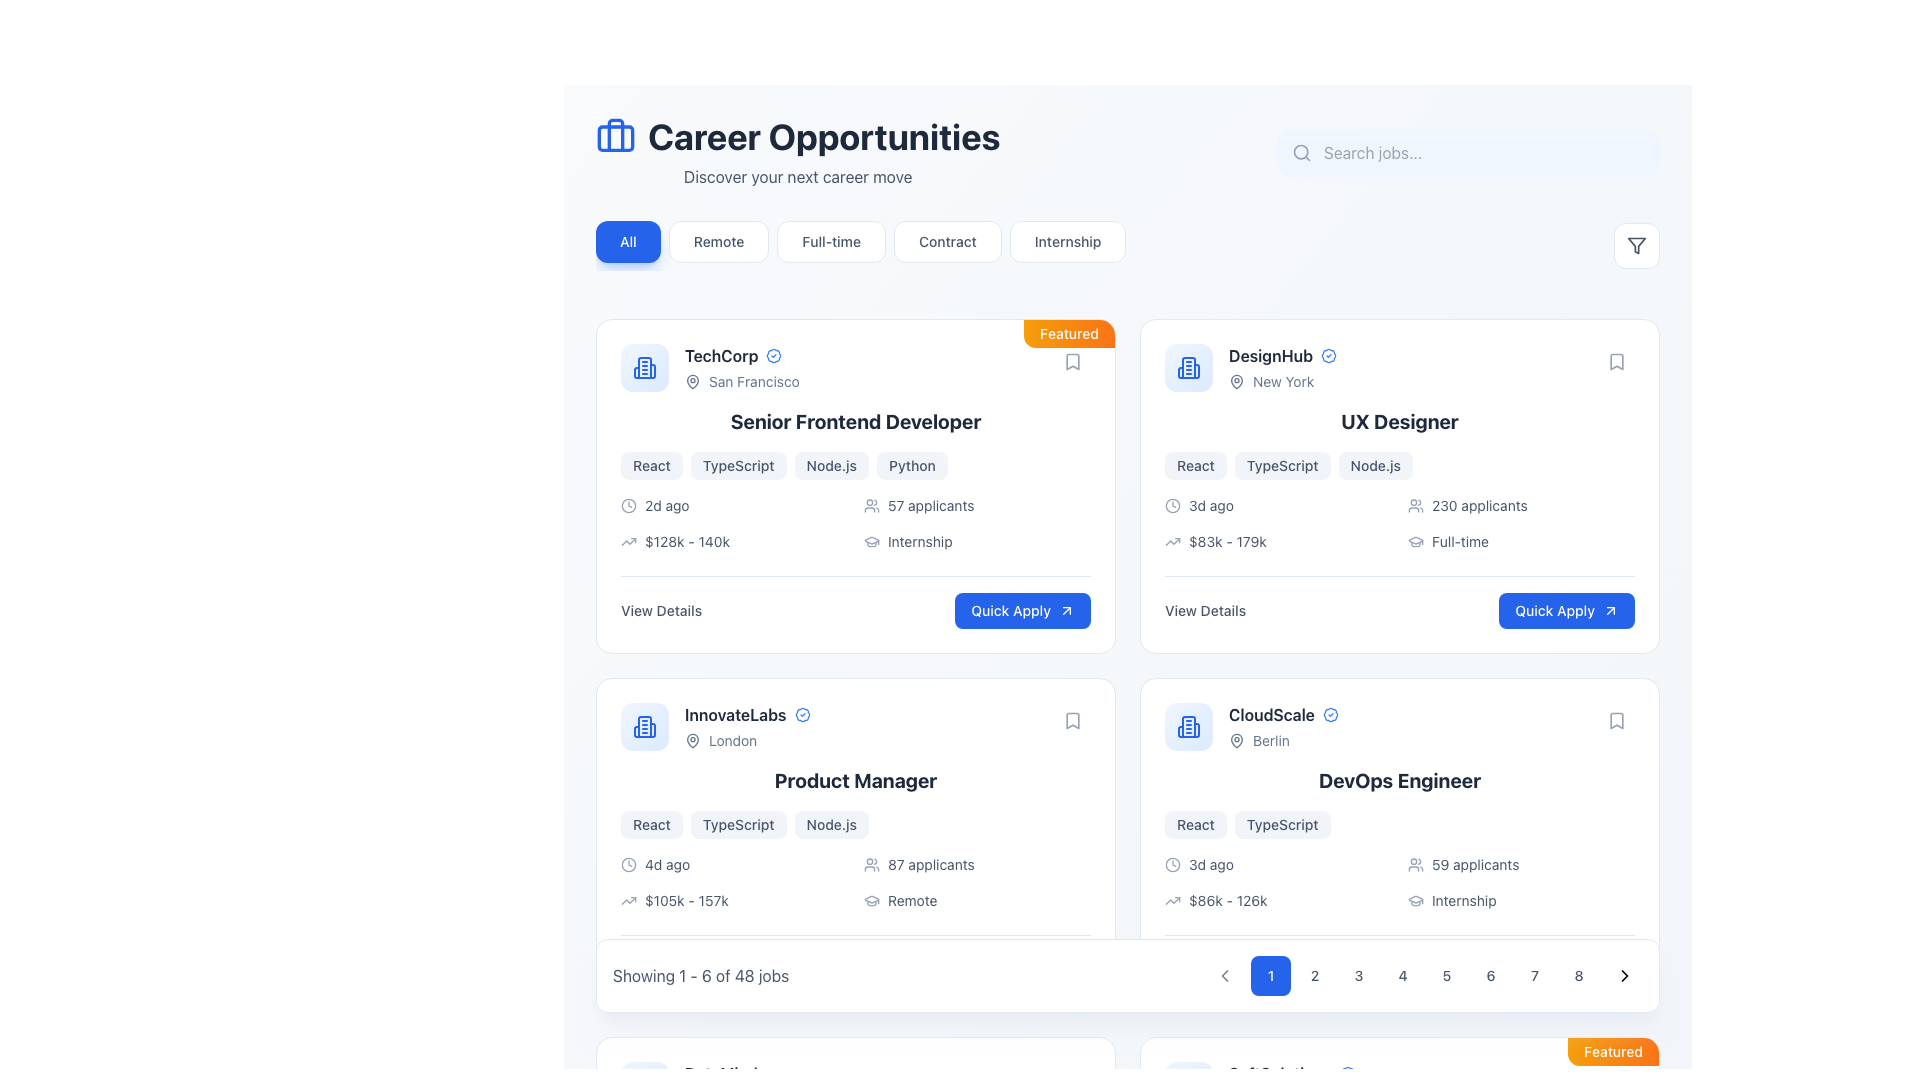 The width and height of the screenshot is (1920, 1080). I want to click on the label with the company name 'InnovateLabs' and the blue checkmark, located in the second job card beneath 'Product Manager' and to the left of 'London', so click(746, 713).